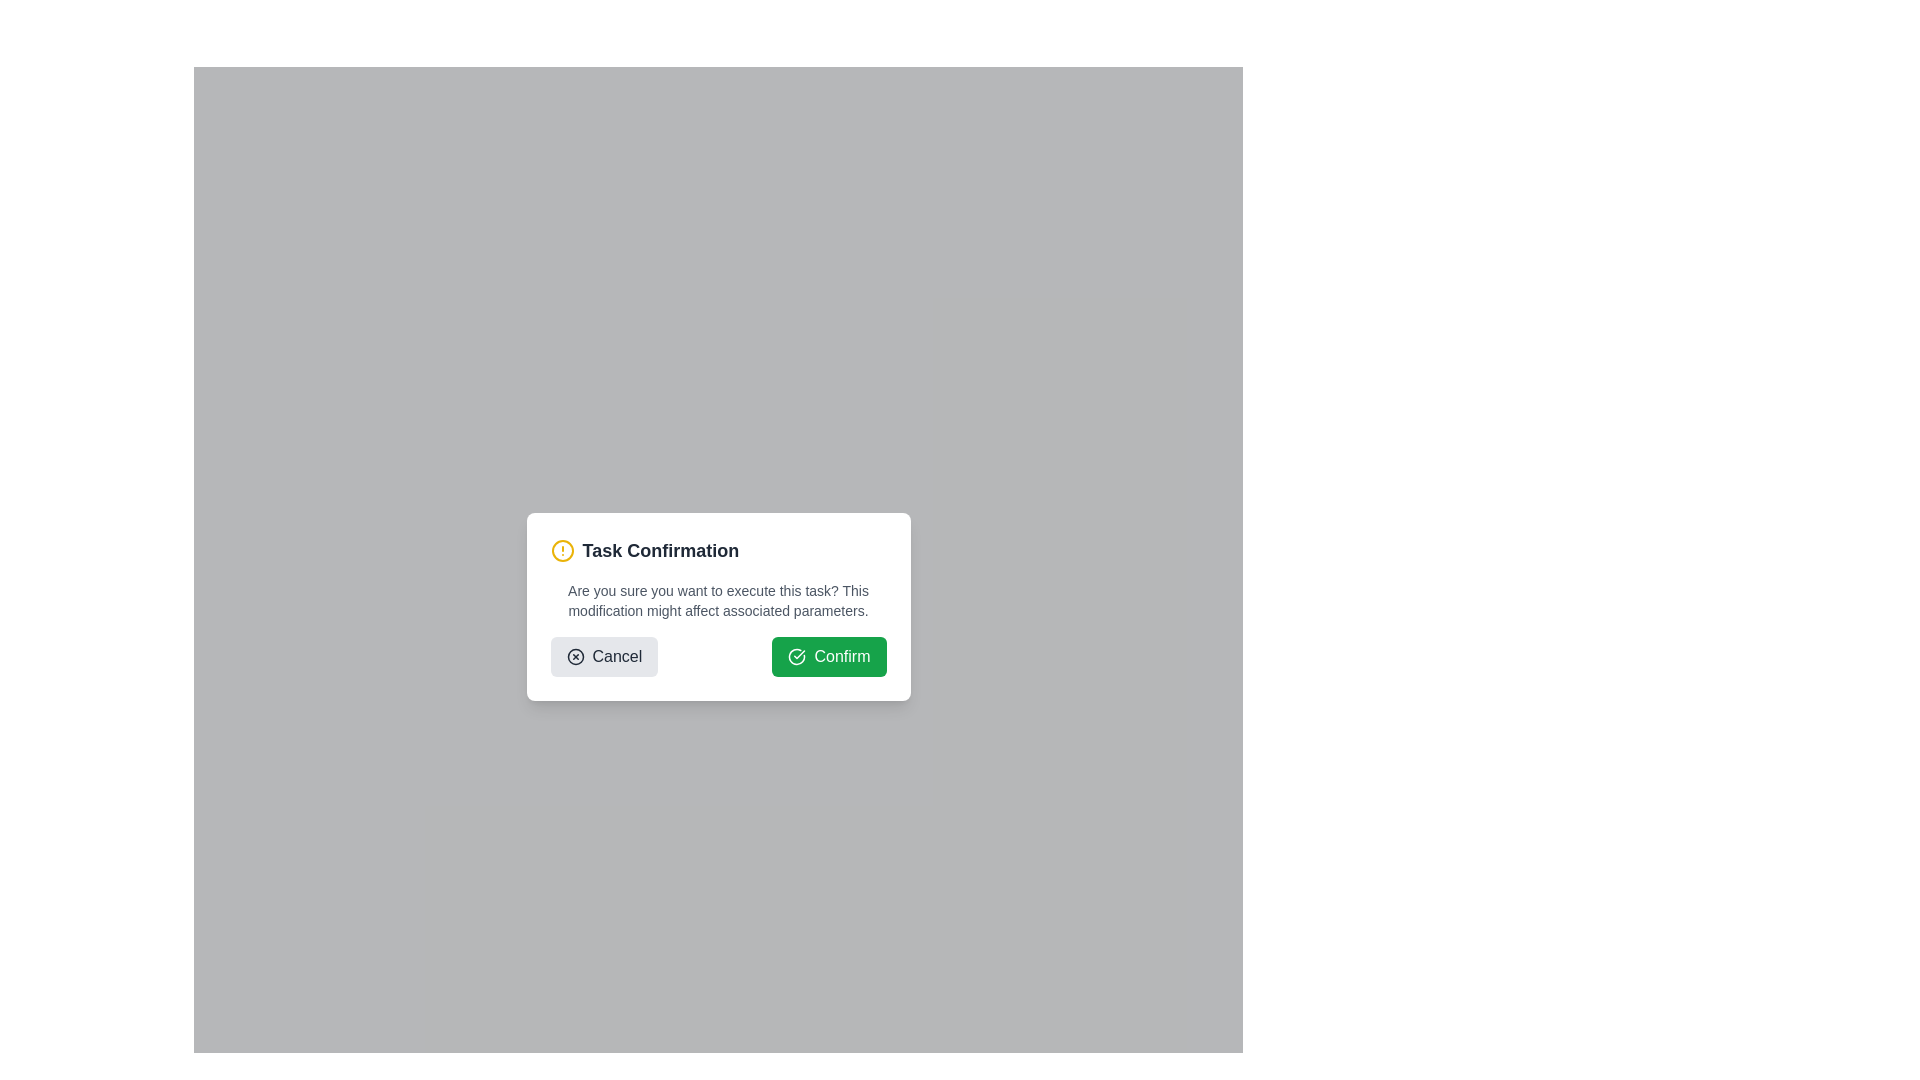  Describe the element at coordinates (829, 656) in the screenshot. I see `the 'Confirm' button with a green background and white text to confirm the action` at that location.